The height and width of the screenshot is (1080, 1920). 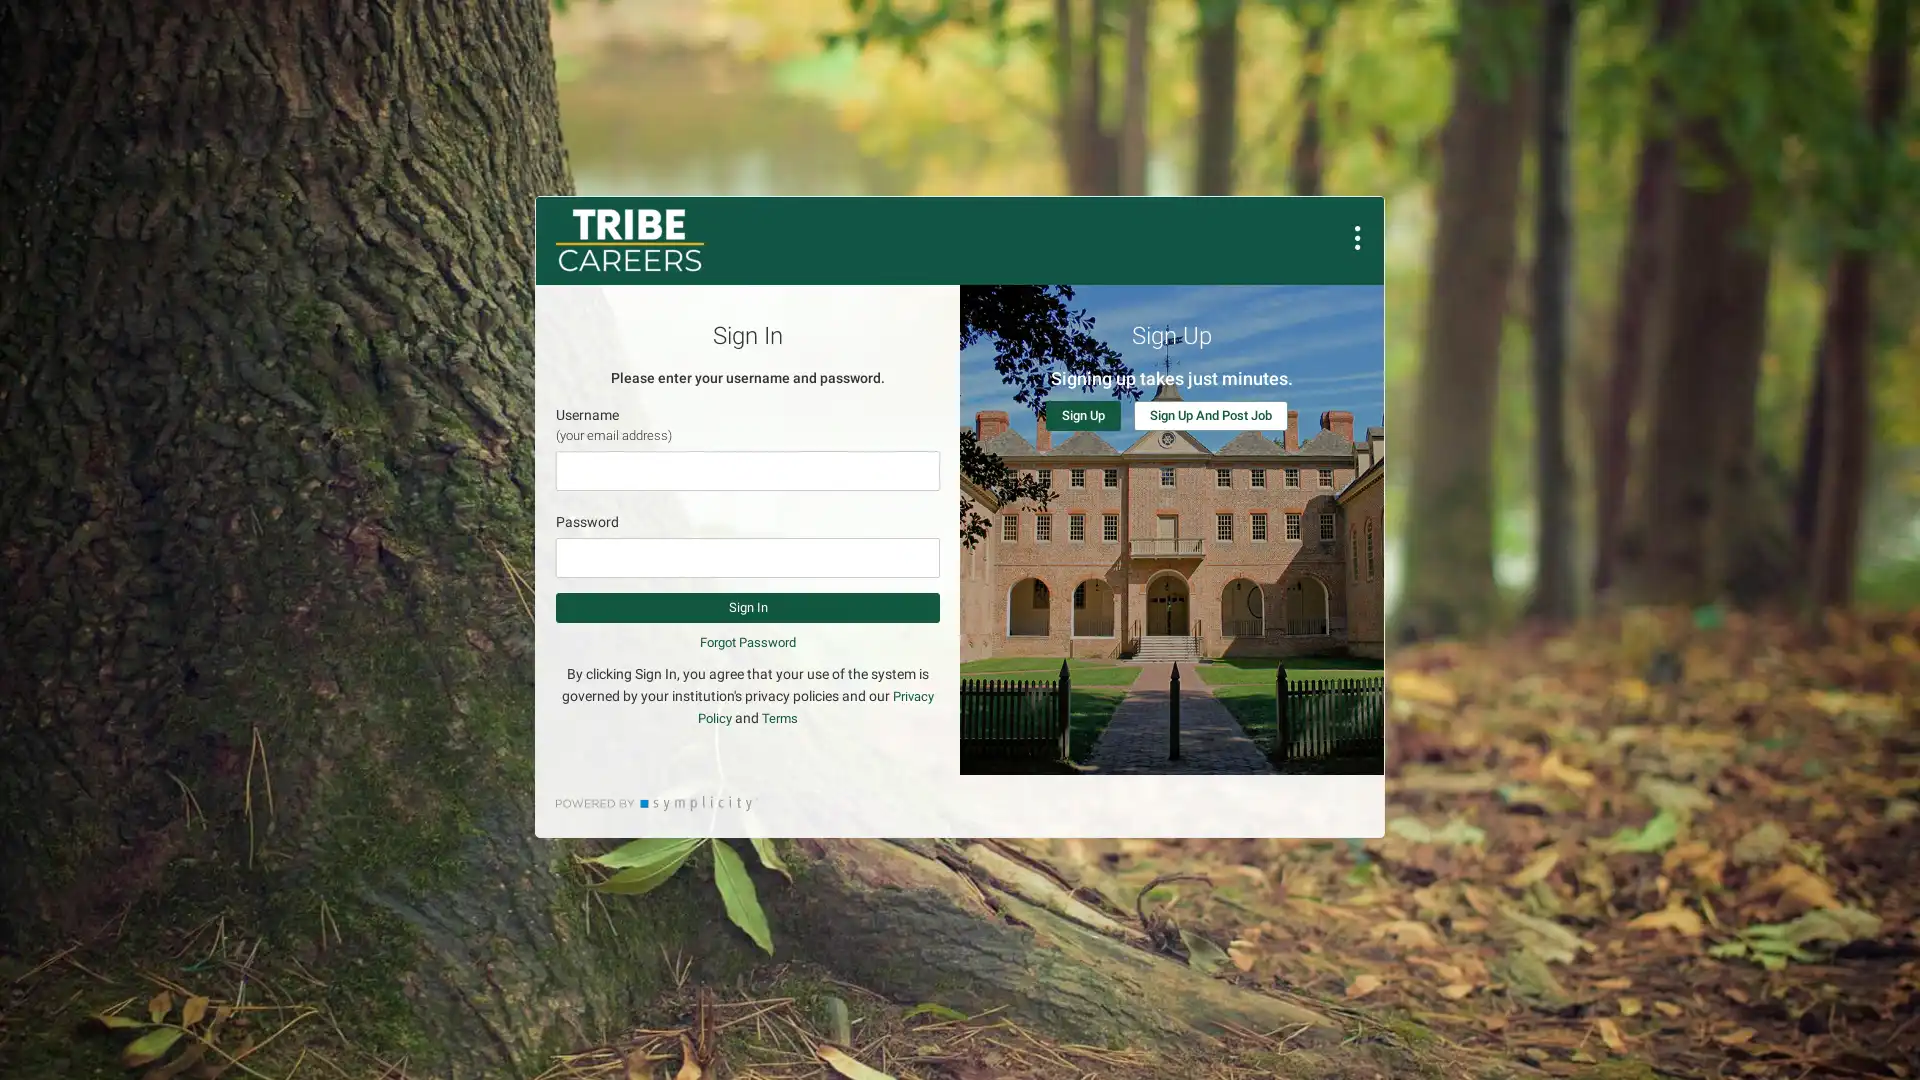 What do you see at coordinates (1082, 415) in the screenshot?
I see `Sign Up` at bounding box center [1082, 415].